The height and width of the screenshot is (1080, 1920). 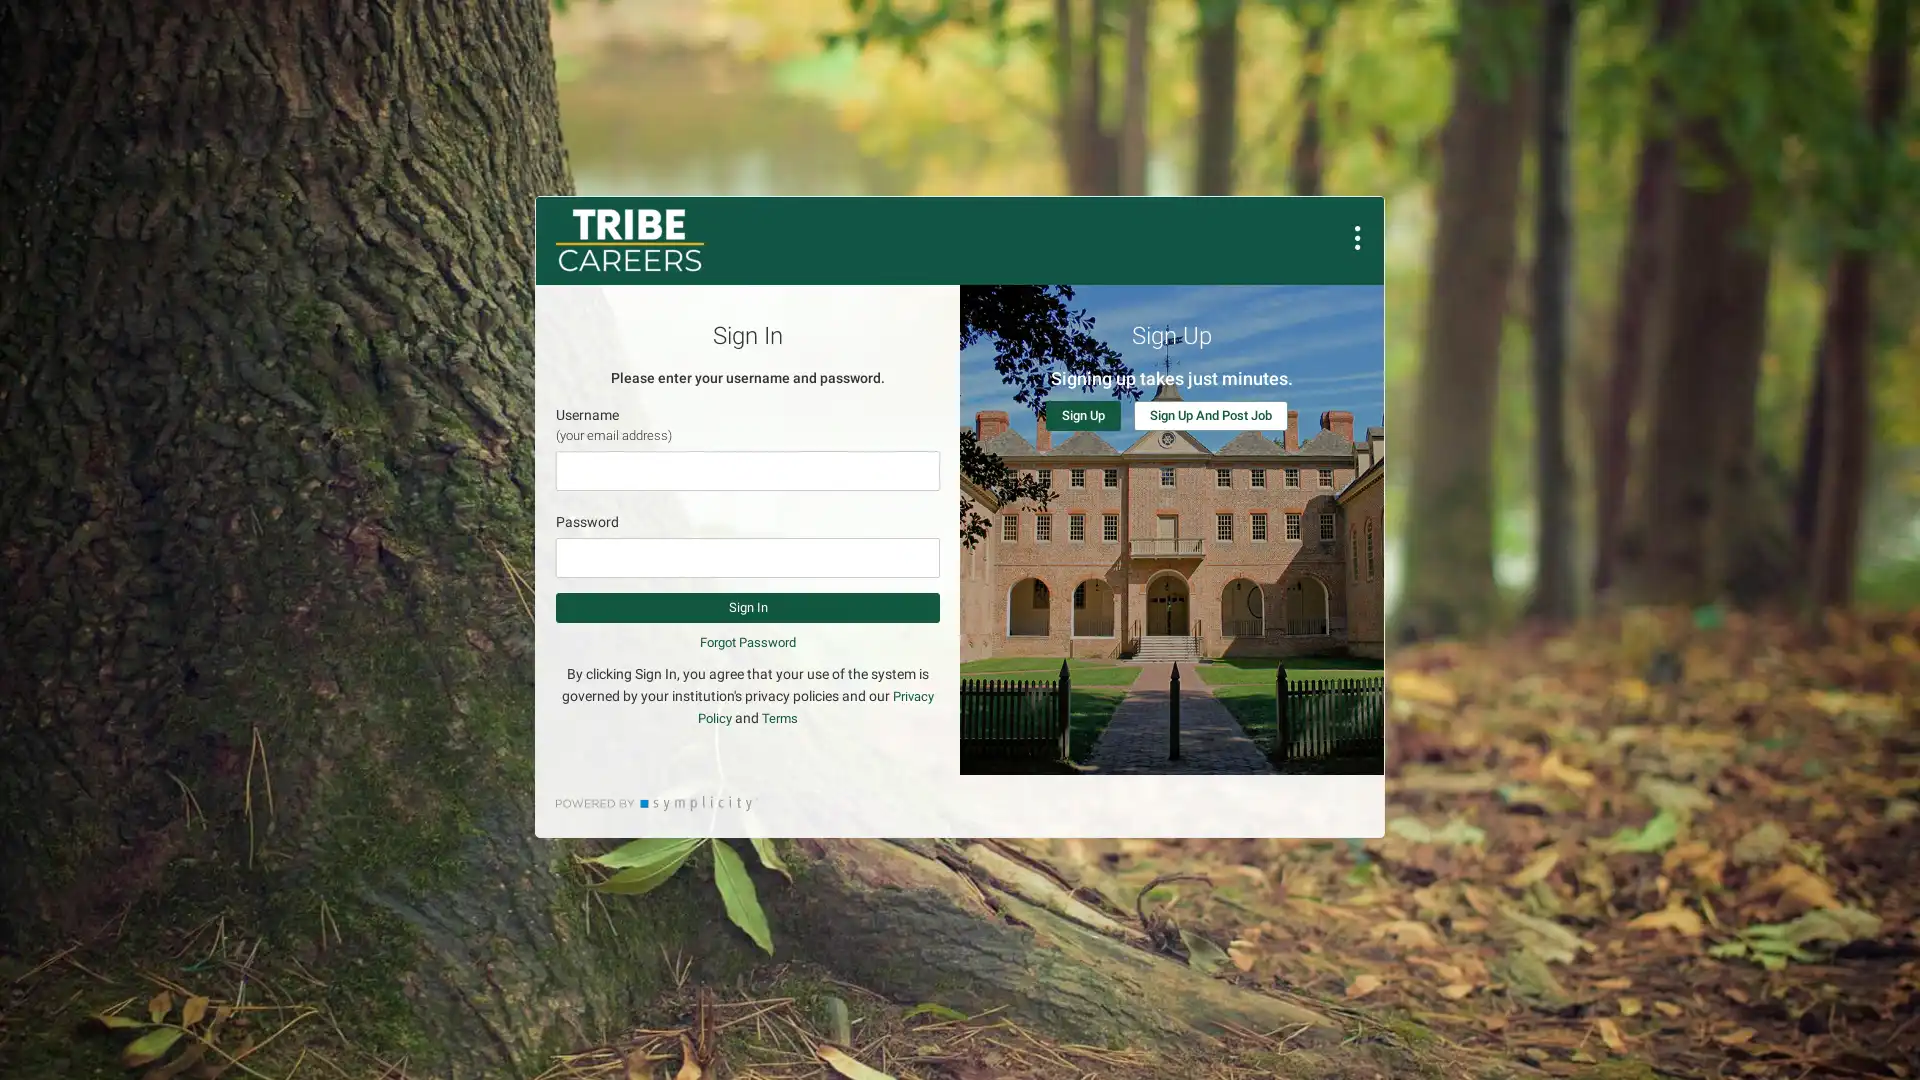 What do you see at coordinates (1082, 415) in the screenshot?
I see `Sign Up` at bounding box center [1082, 415].